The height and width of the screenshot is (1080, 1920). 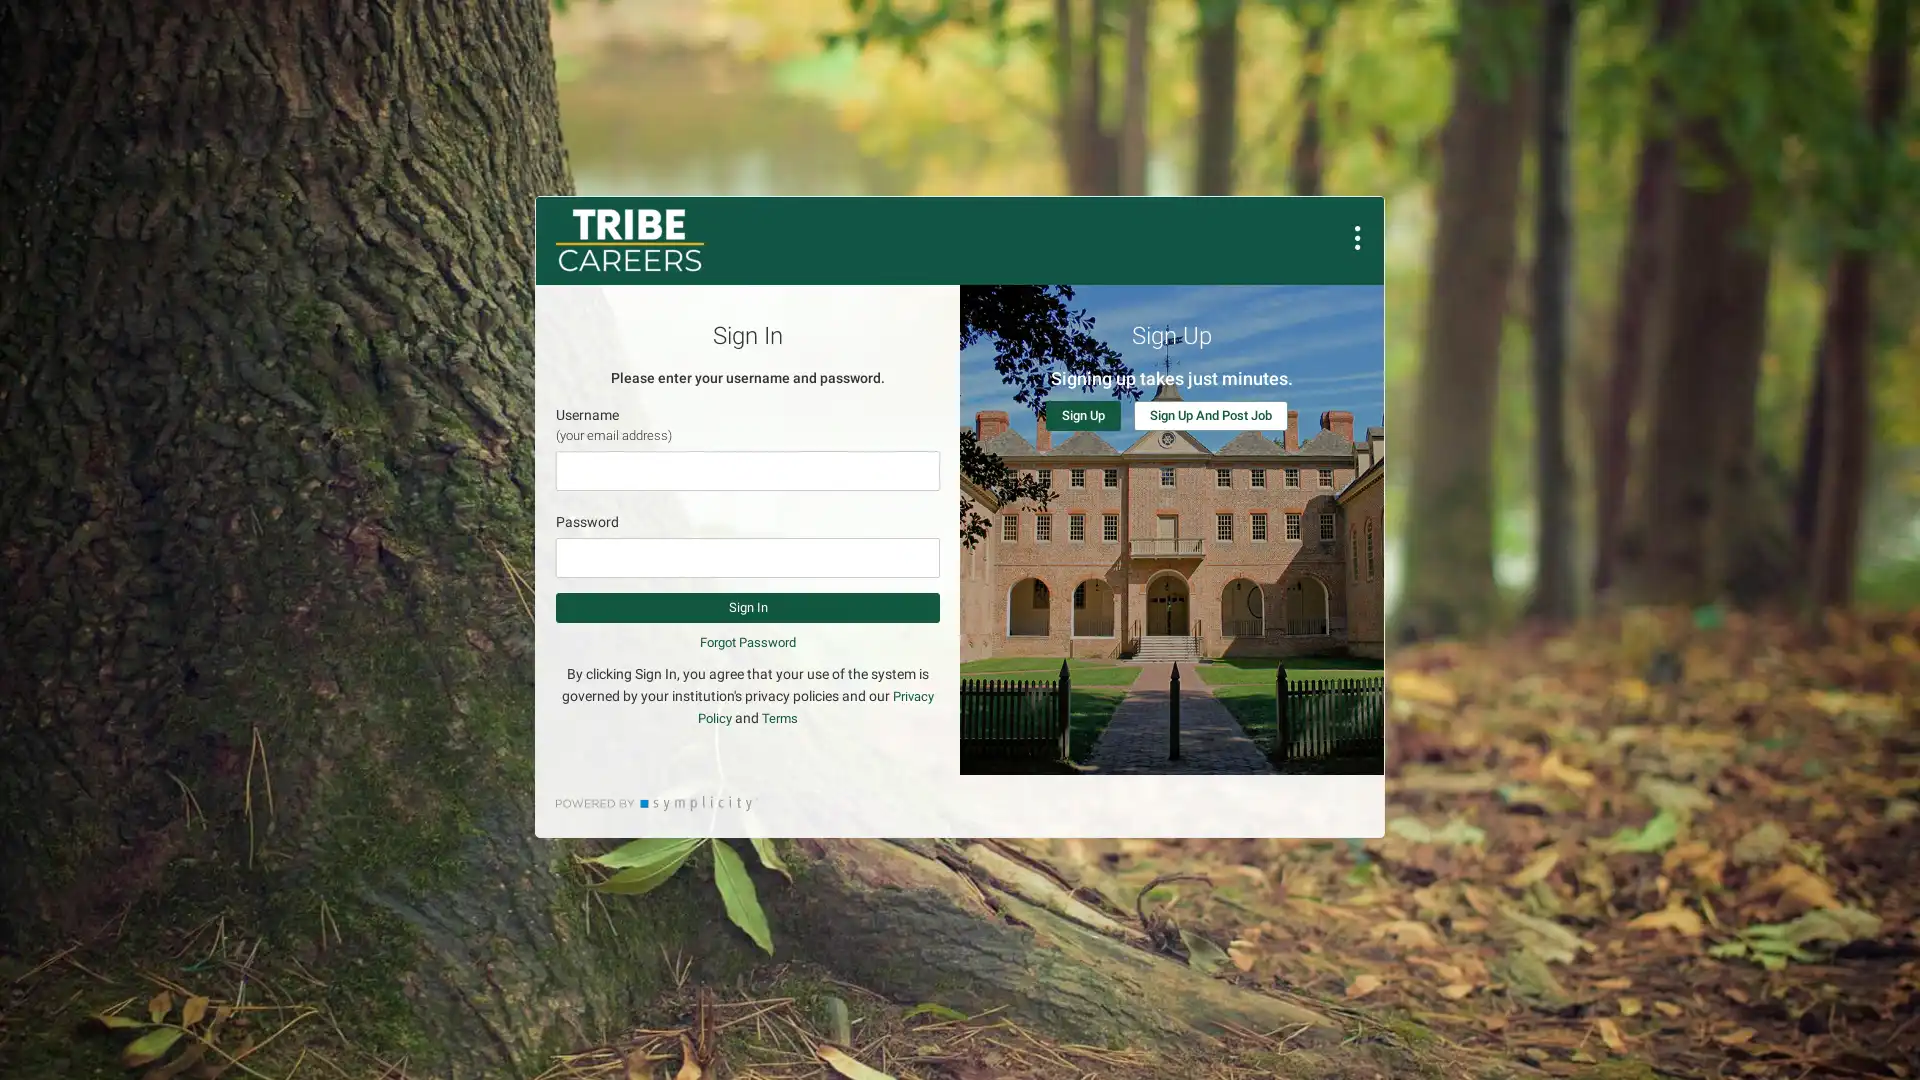 What do you see at coordinates (1082, 415) in the screenshot?
I see `Sign Up` at bounding box center [1082, 415].